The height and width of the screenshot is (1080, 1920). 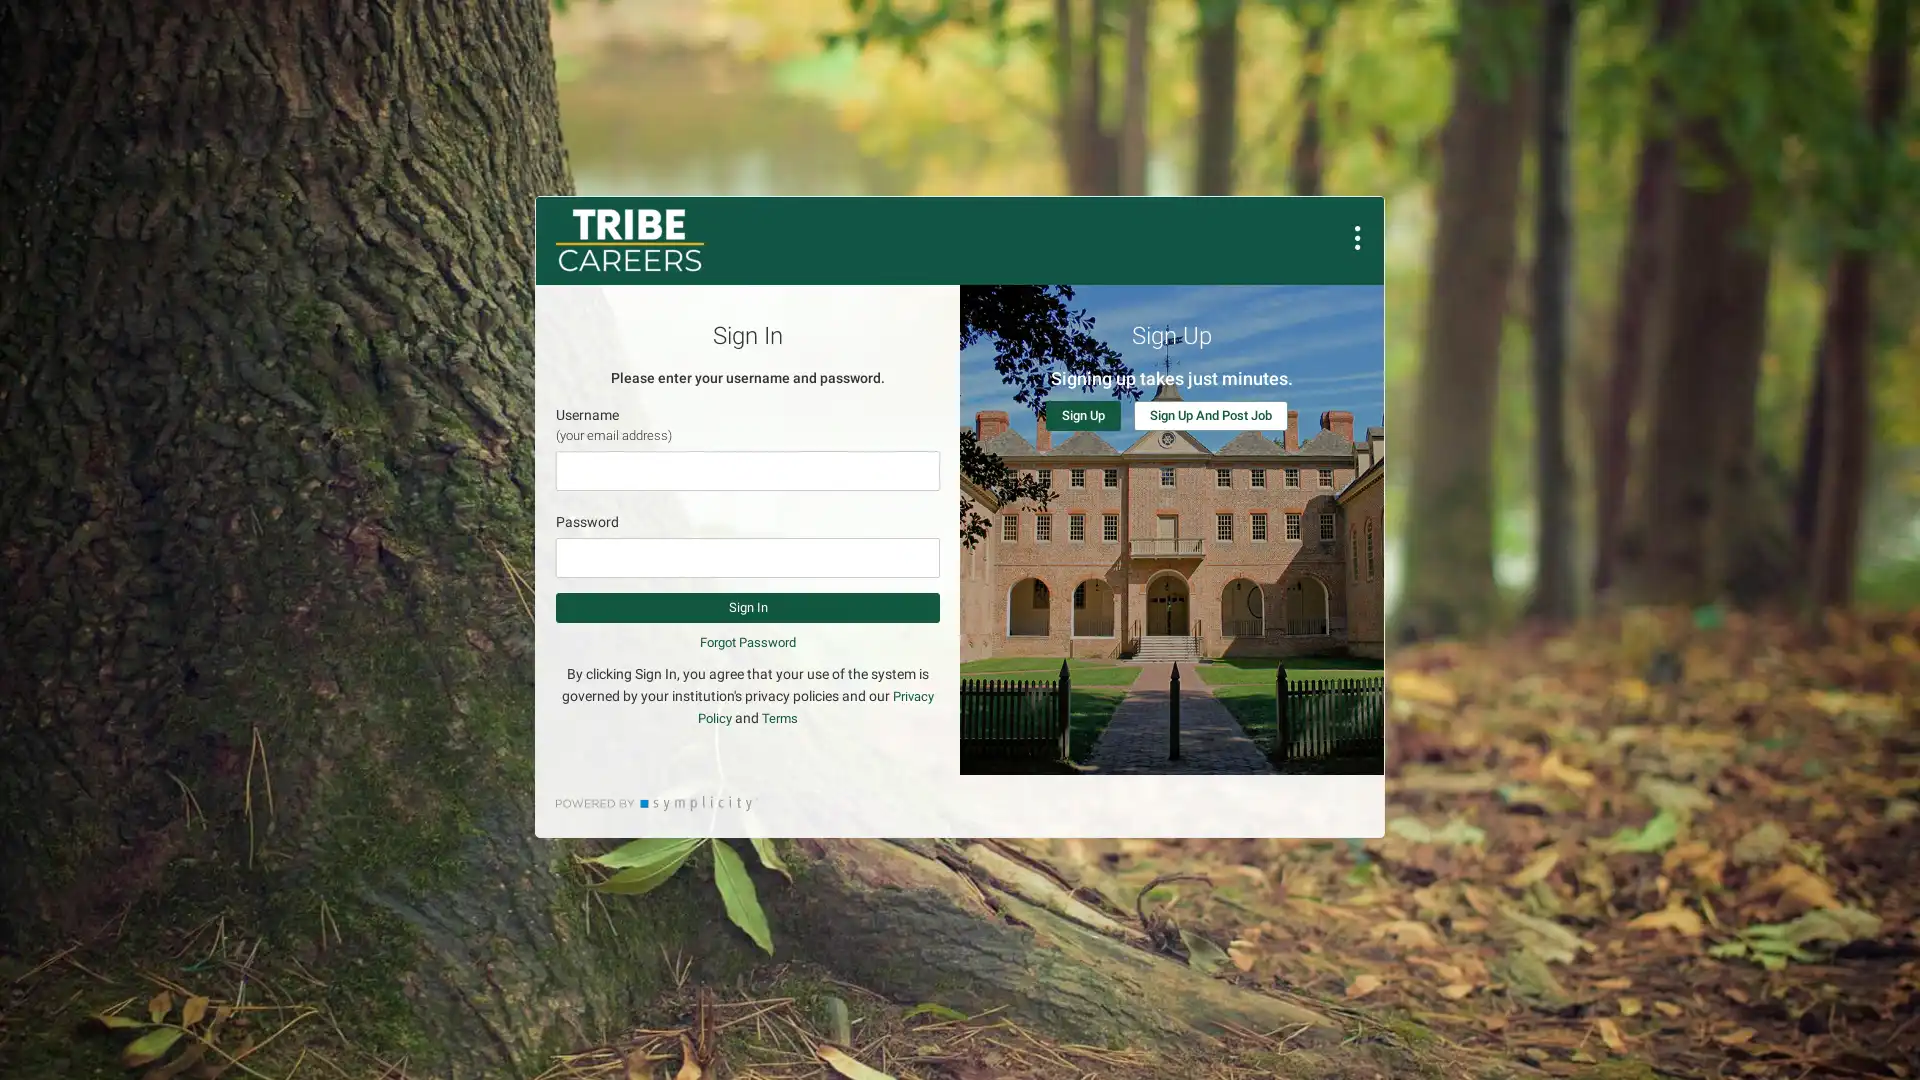 What do you see at coordinates (1082, 415) in the screenshot?
I see `Sign Up` at bounding box center [1082, 415].